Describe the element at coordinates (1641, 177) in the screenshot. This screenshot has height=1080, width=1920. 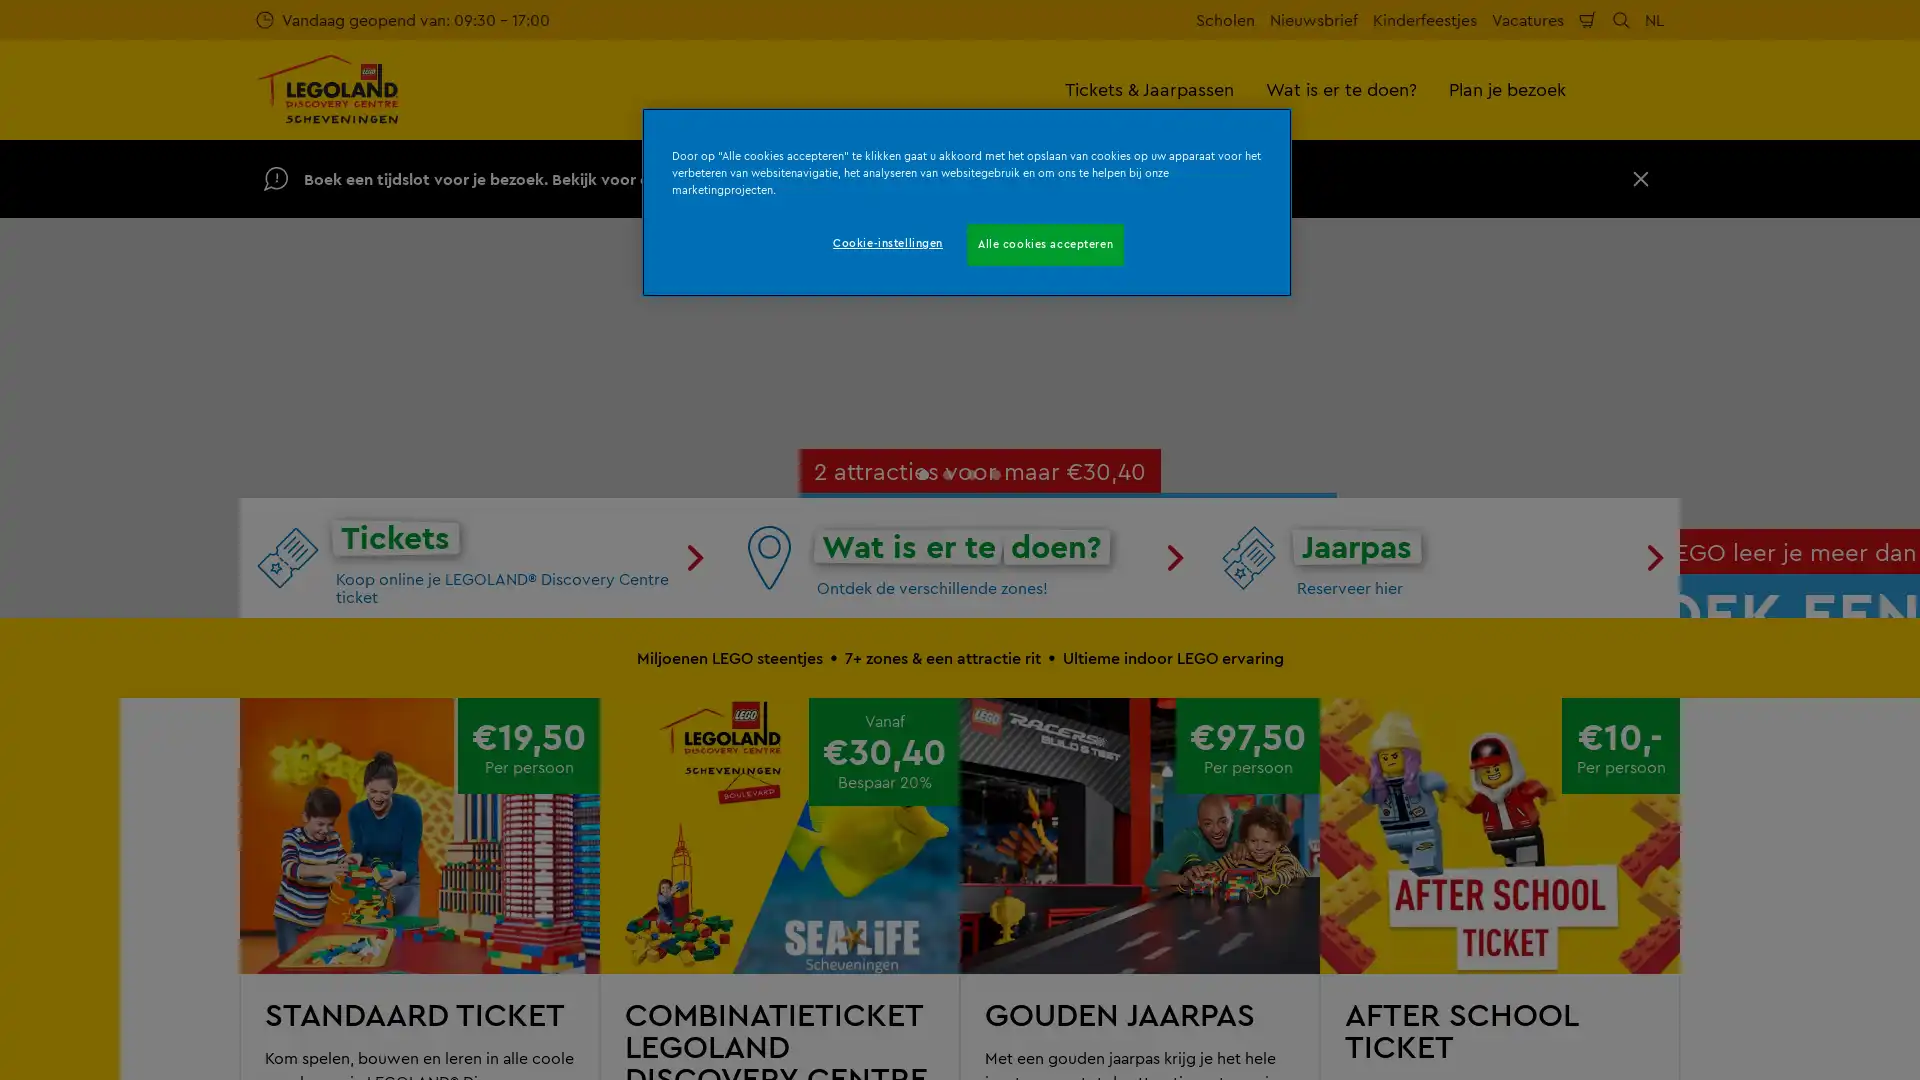
I see `Dicht` at that location.